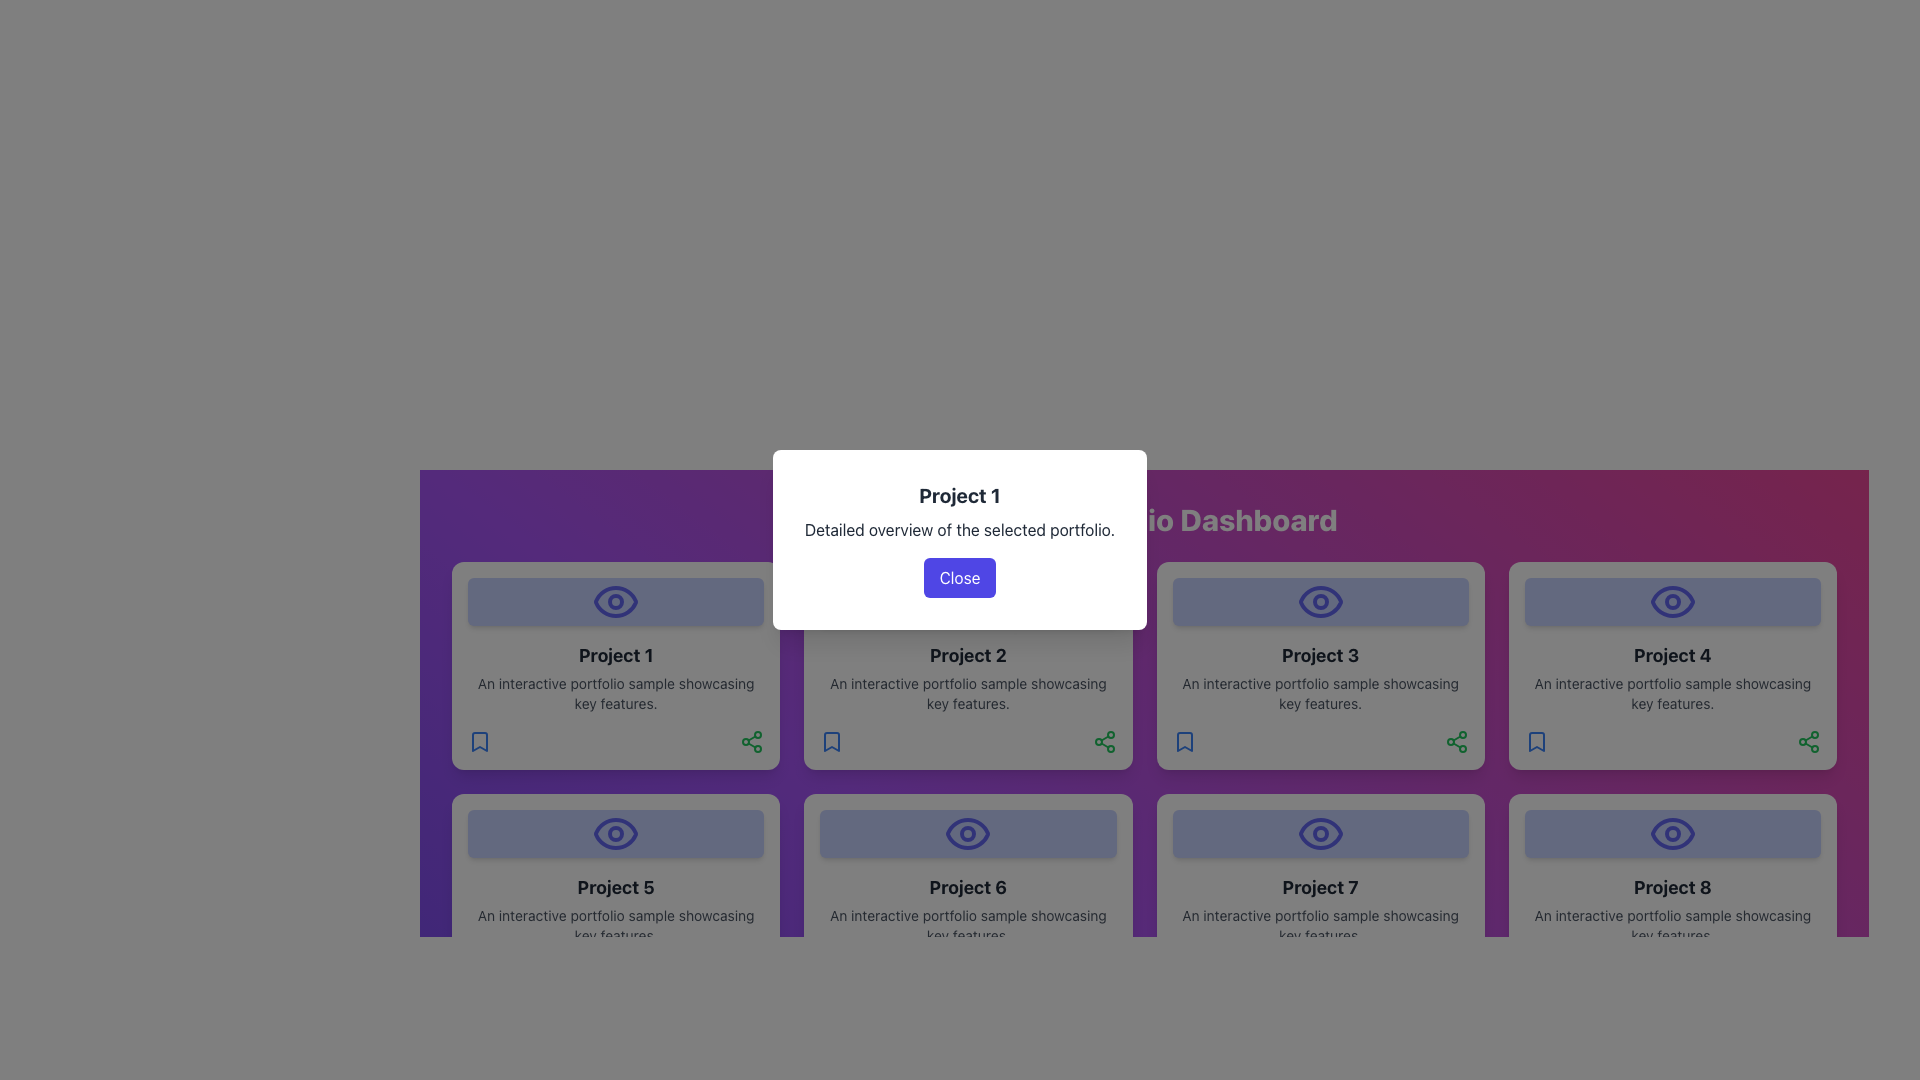 Image resolution: width=1920 pixels, height=1080 pixels. Describe the element at coordinates (615, 833) in the screenshot. I see `the eye-shaped icon centered within the blue button above the label 'Project 5' in the portfolio grid interface` at that location.